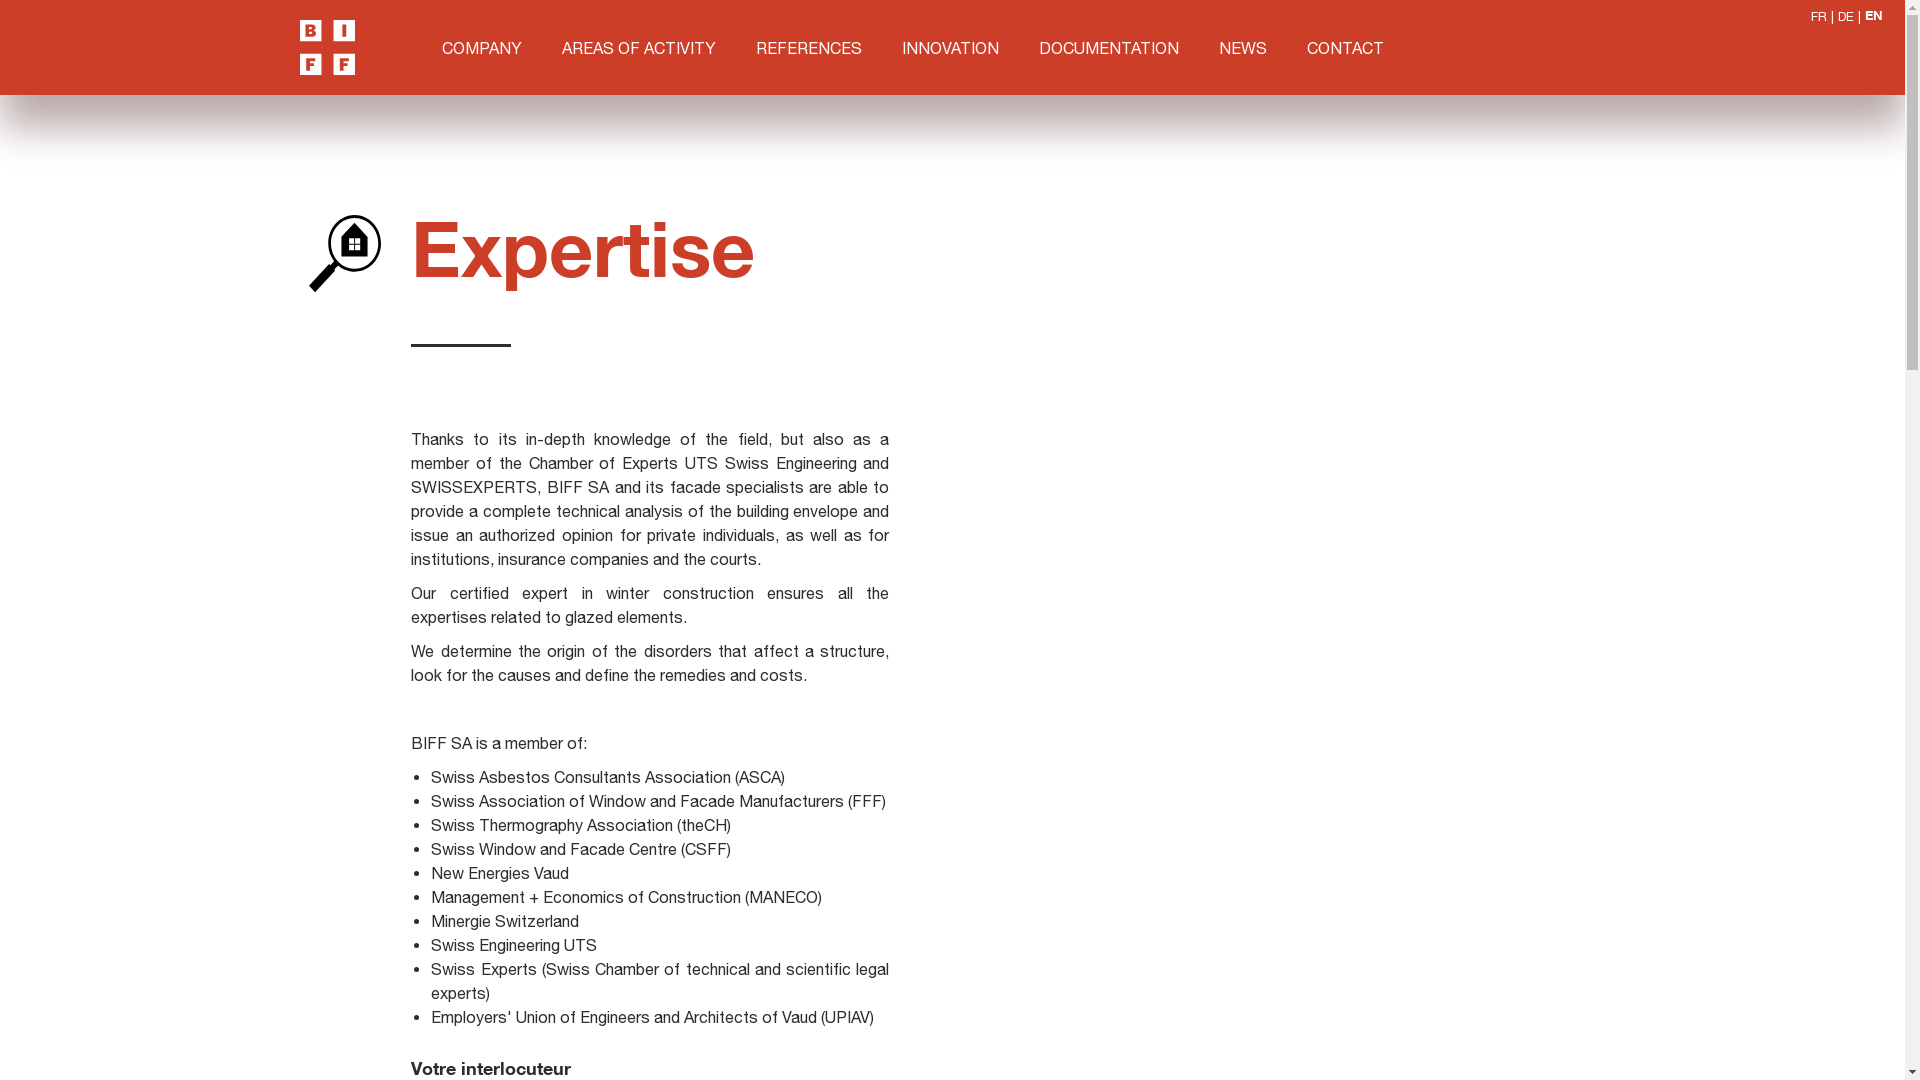 This screenshot has width=1920, height=1080. I want to click on 'AREAS OF ACTIVITY', so click(637, 45).